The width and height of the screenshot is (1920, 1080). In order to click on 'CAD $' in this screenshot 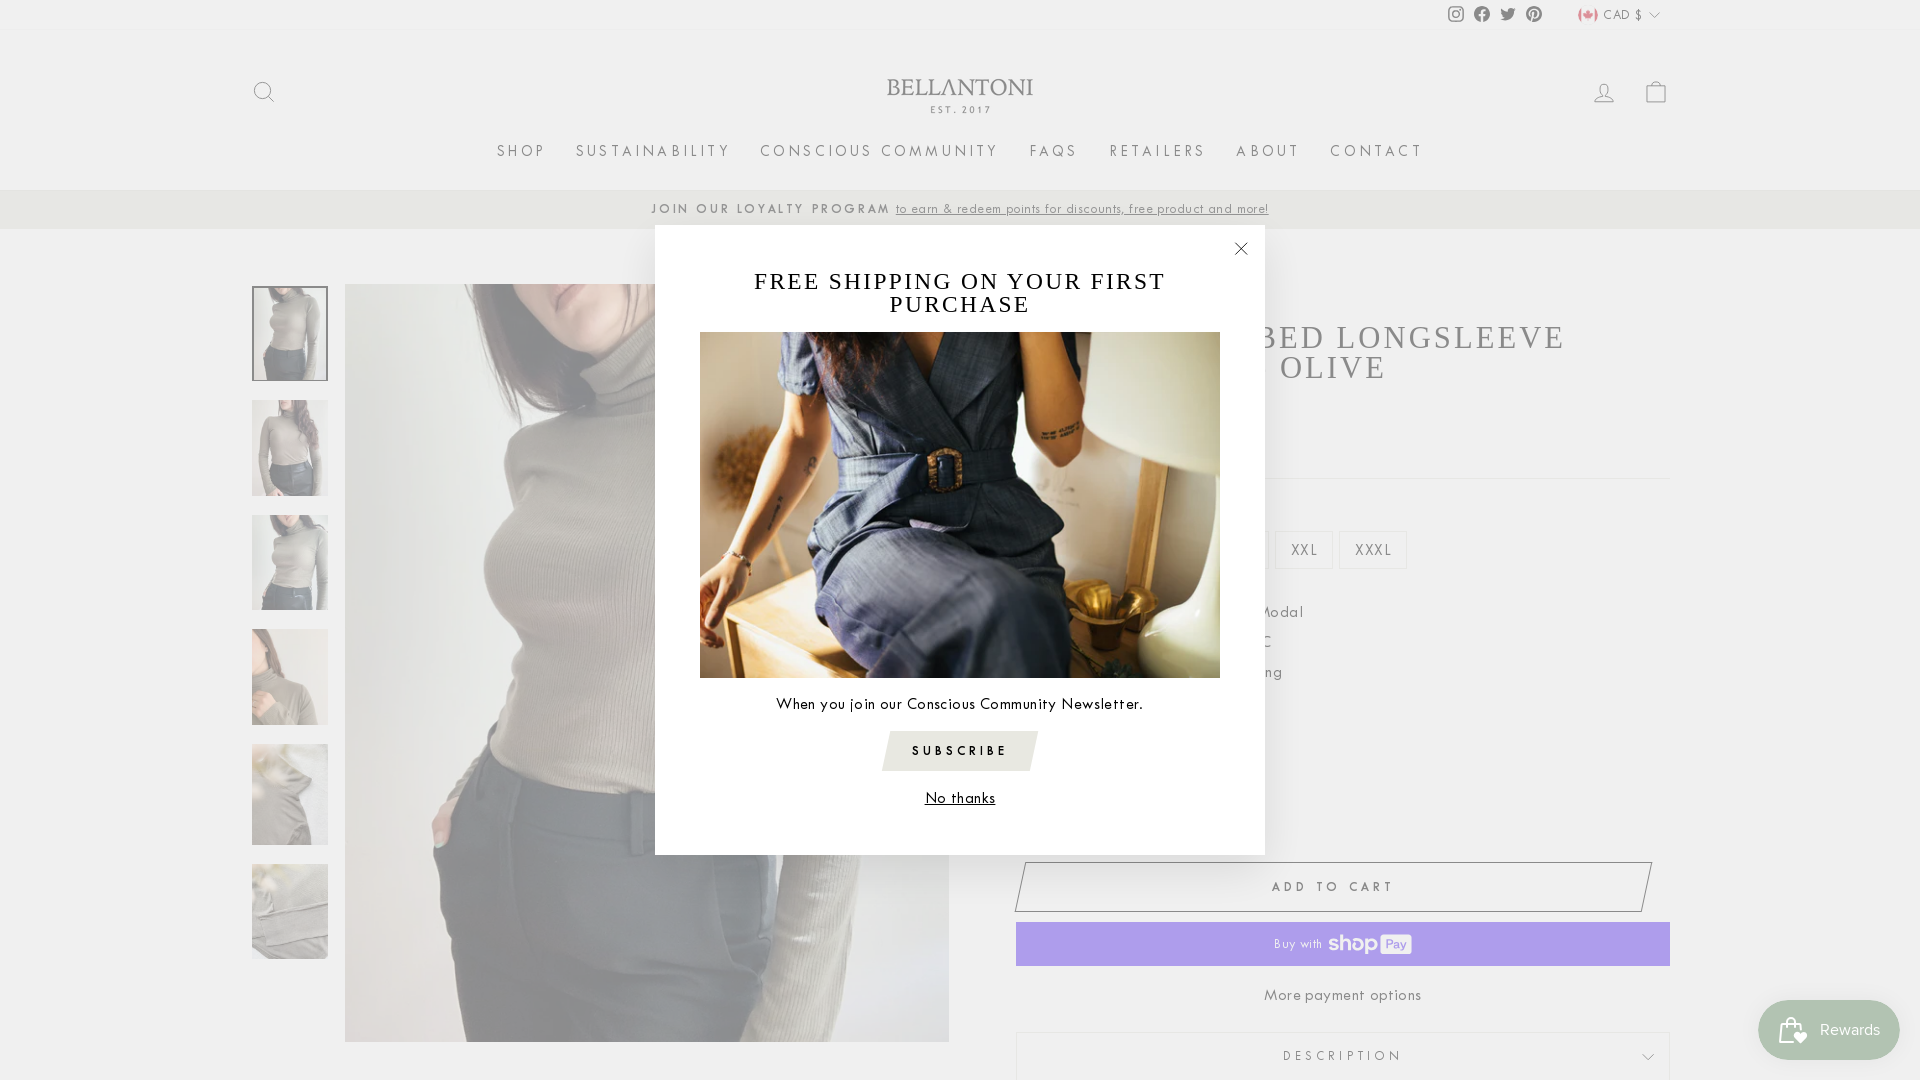, I will do `click(1618, 15)`.